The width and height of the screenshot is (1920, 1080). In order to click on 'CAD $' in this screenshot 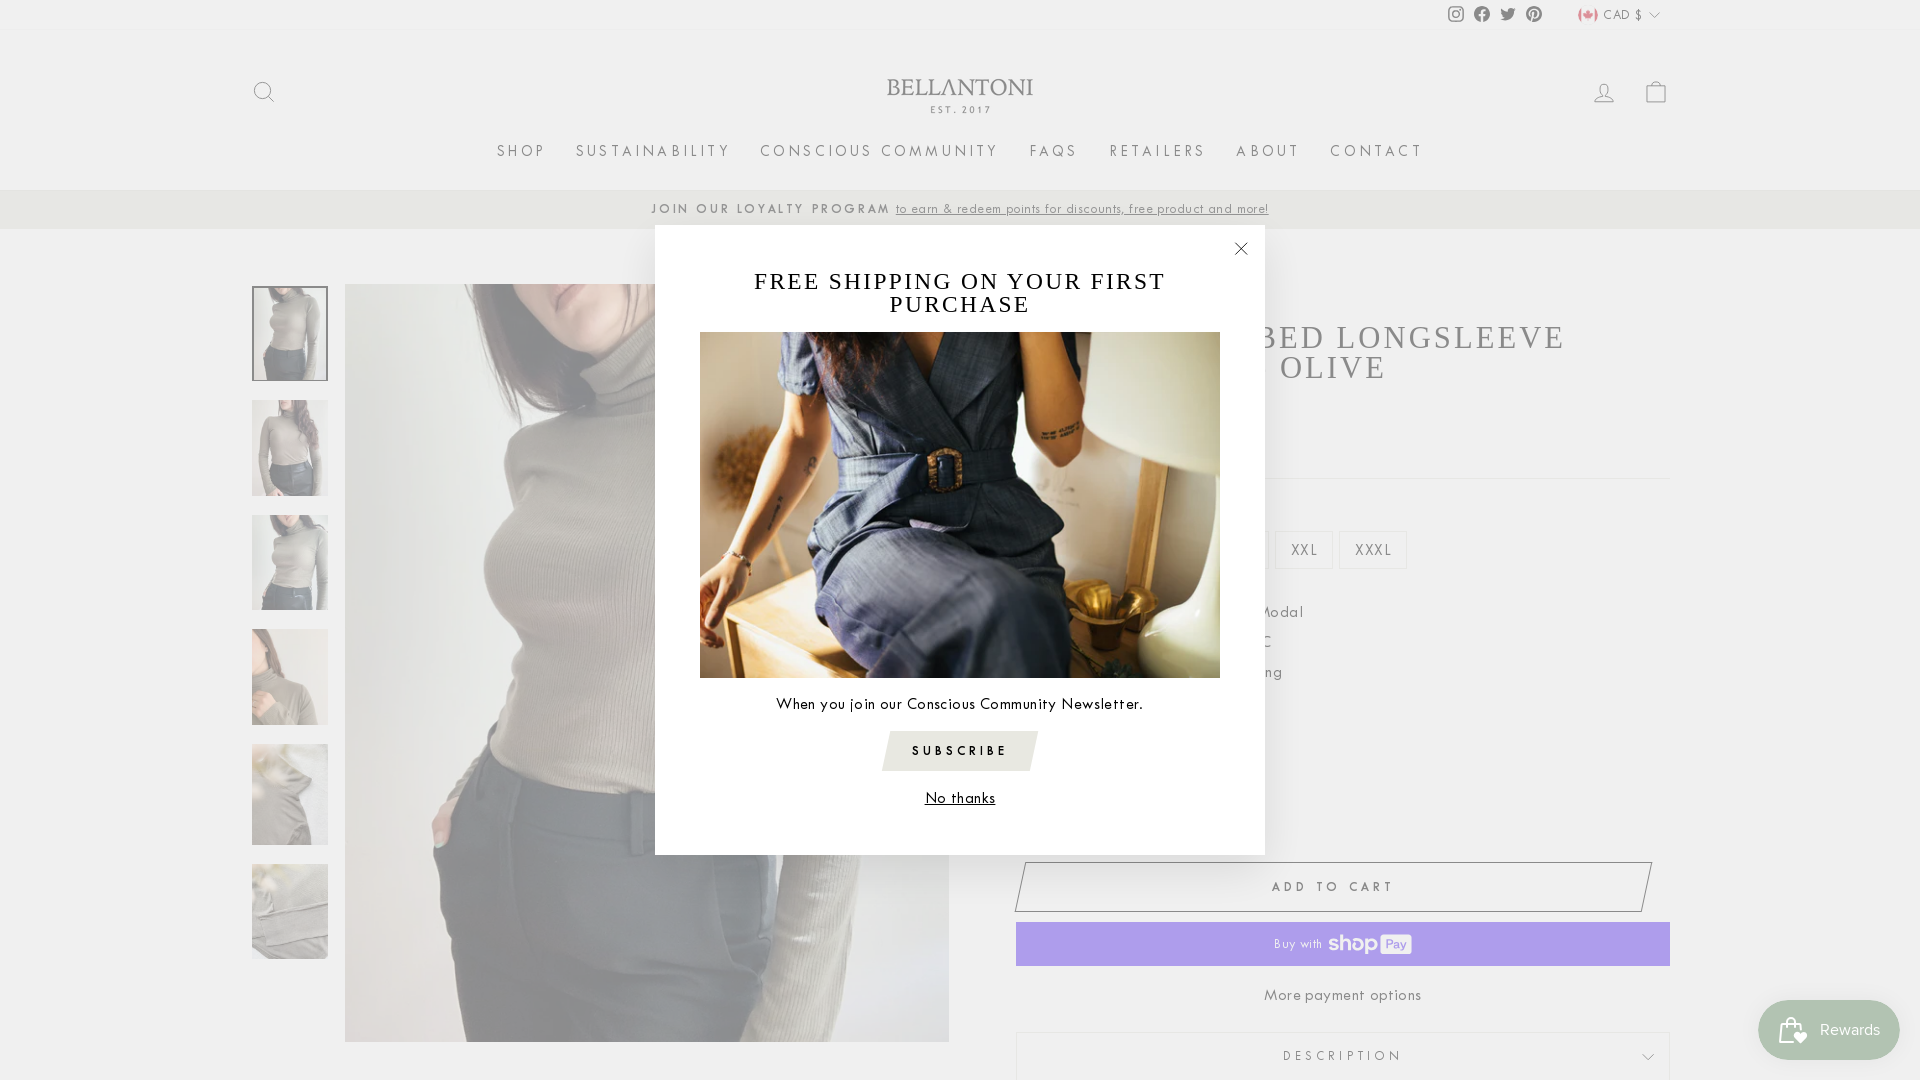, I will do `click(1618, 15)`.